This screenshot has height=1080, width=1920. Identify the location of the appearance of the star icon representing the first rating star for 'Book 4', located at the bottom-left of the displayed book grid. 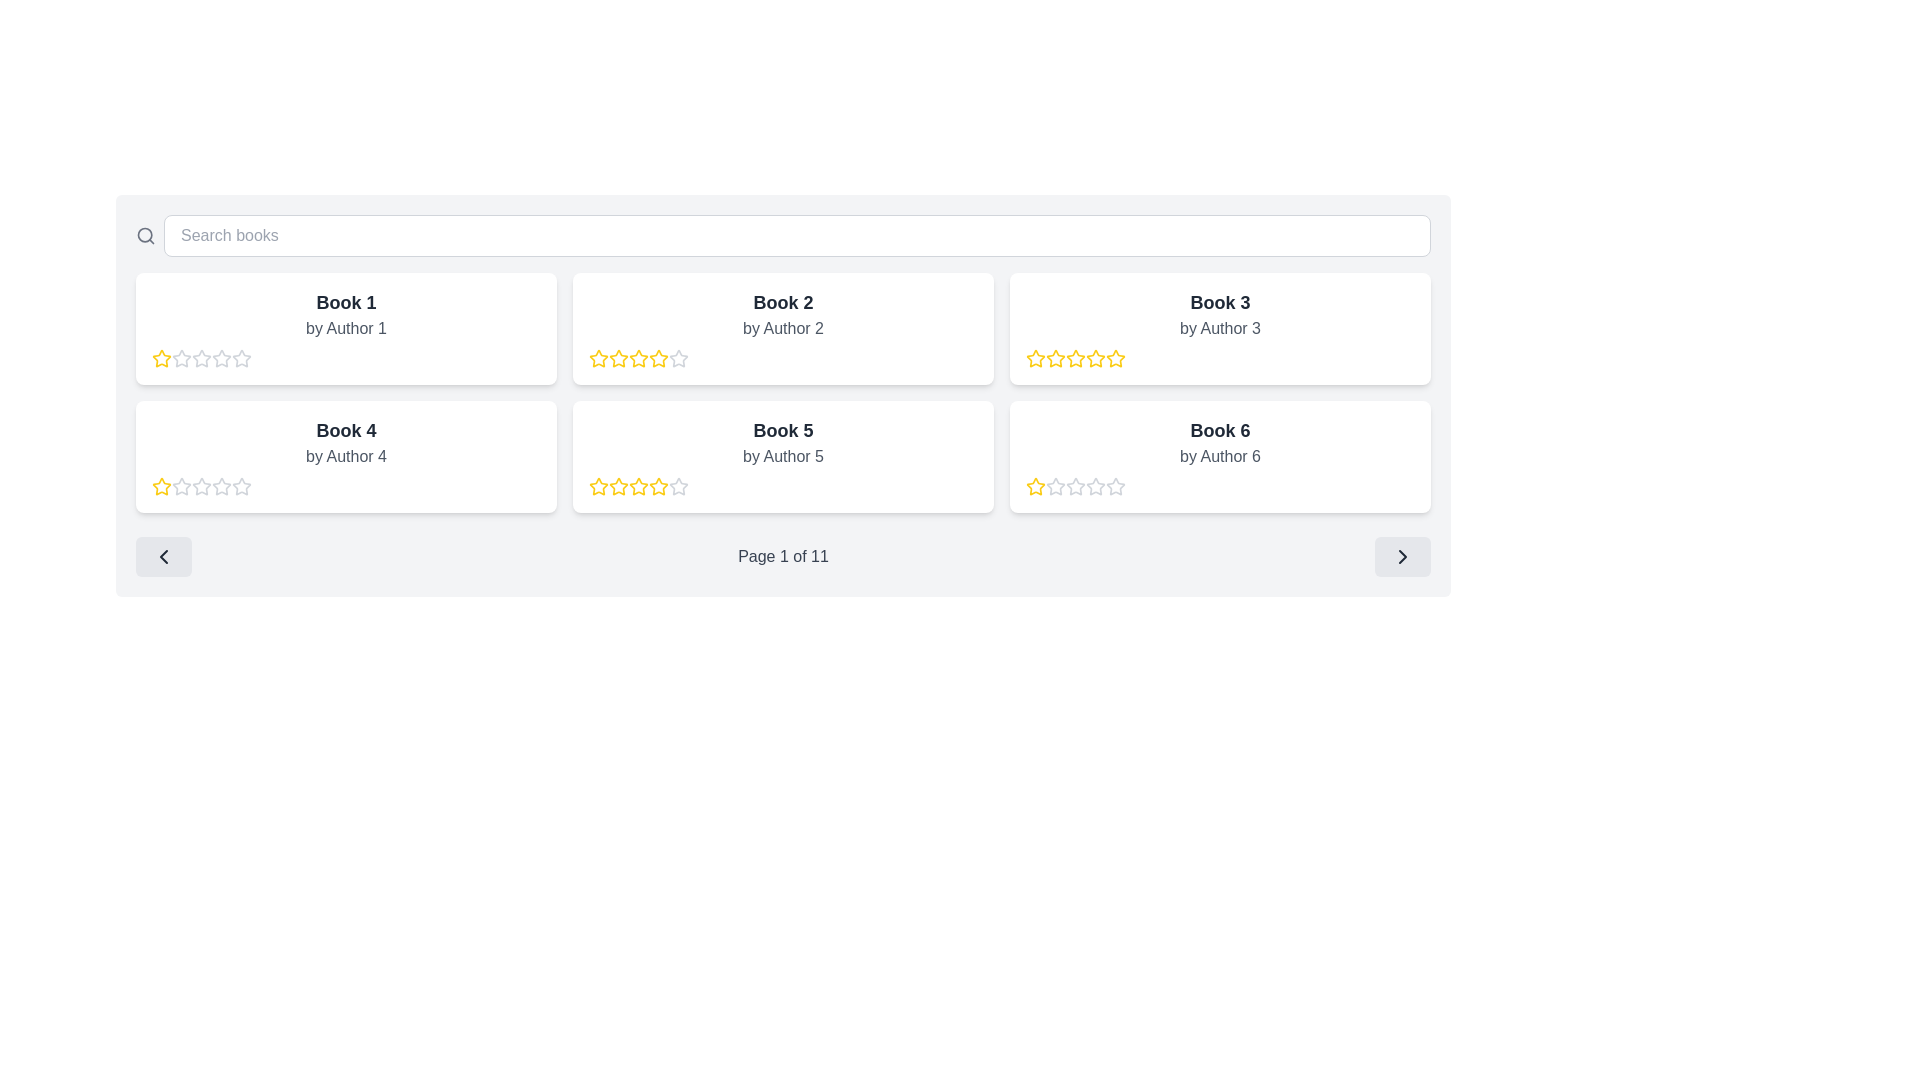
(162, 486).